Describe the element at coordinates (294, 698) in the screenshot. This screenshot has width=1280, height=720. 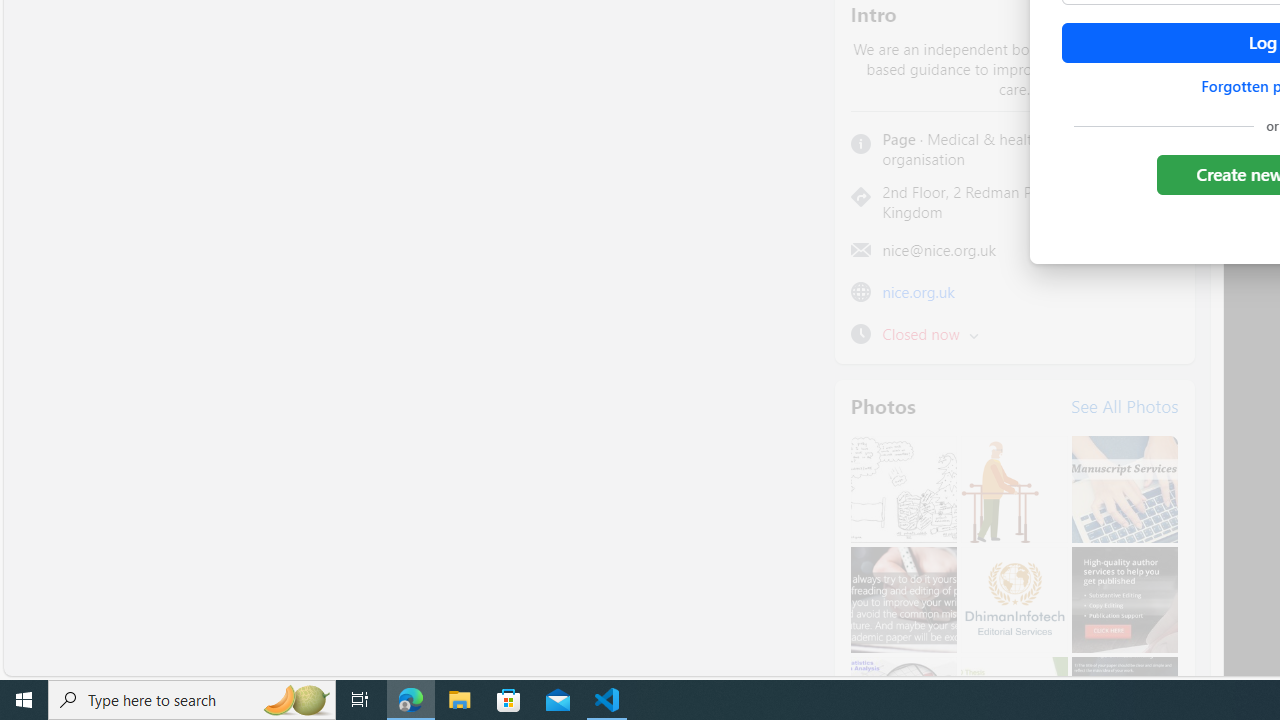
I see `'Search highlights icon opens search home window'` at that location.